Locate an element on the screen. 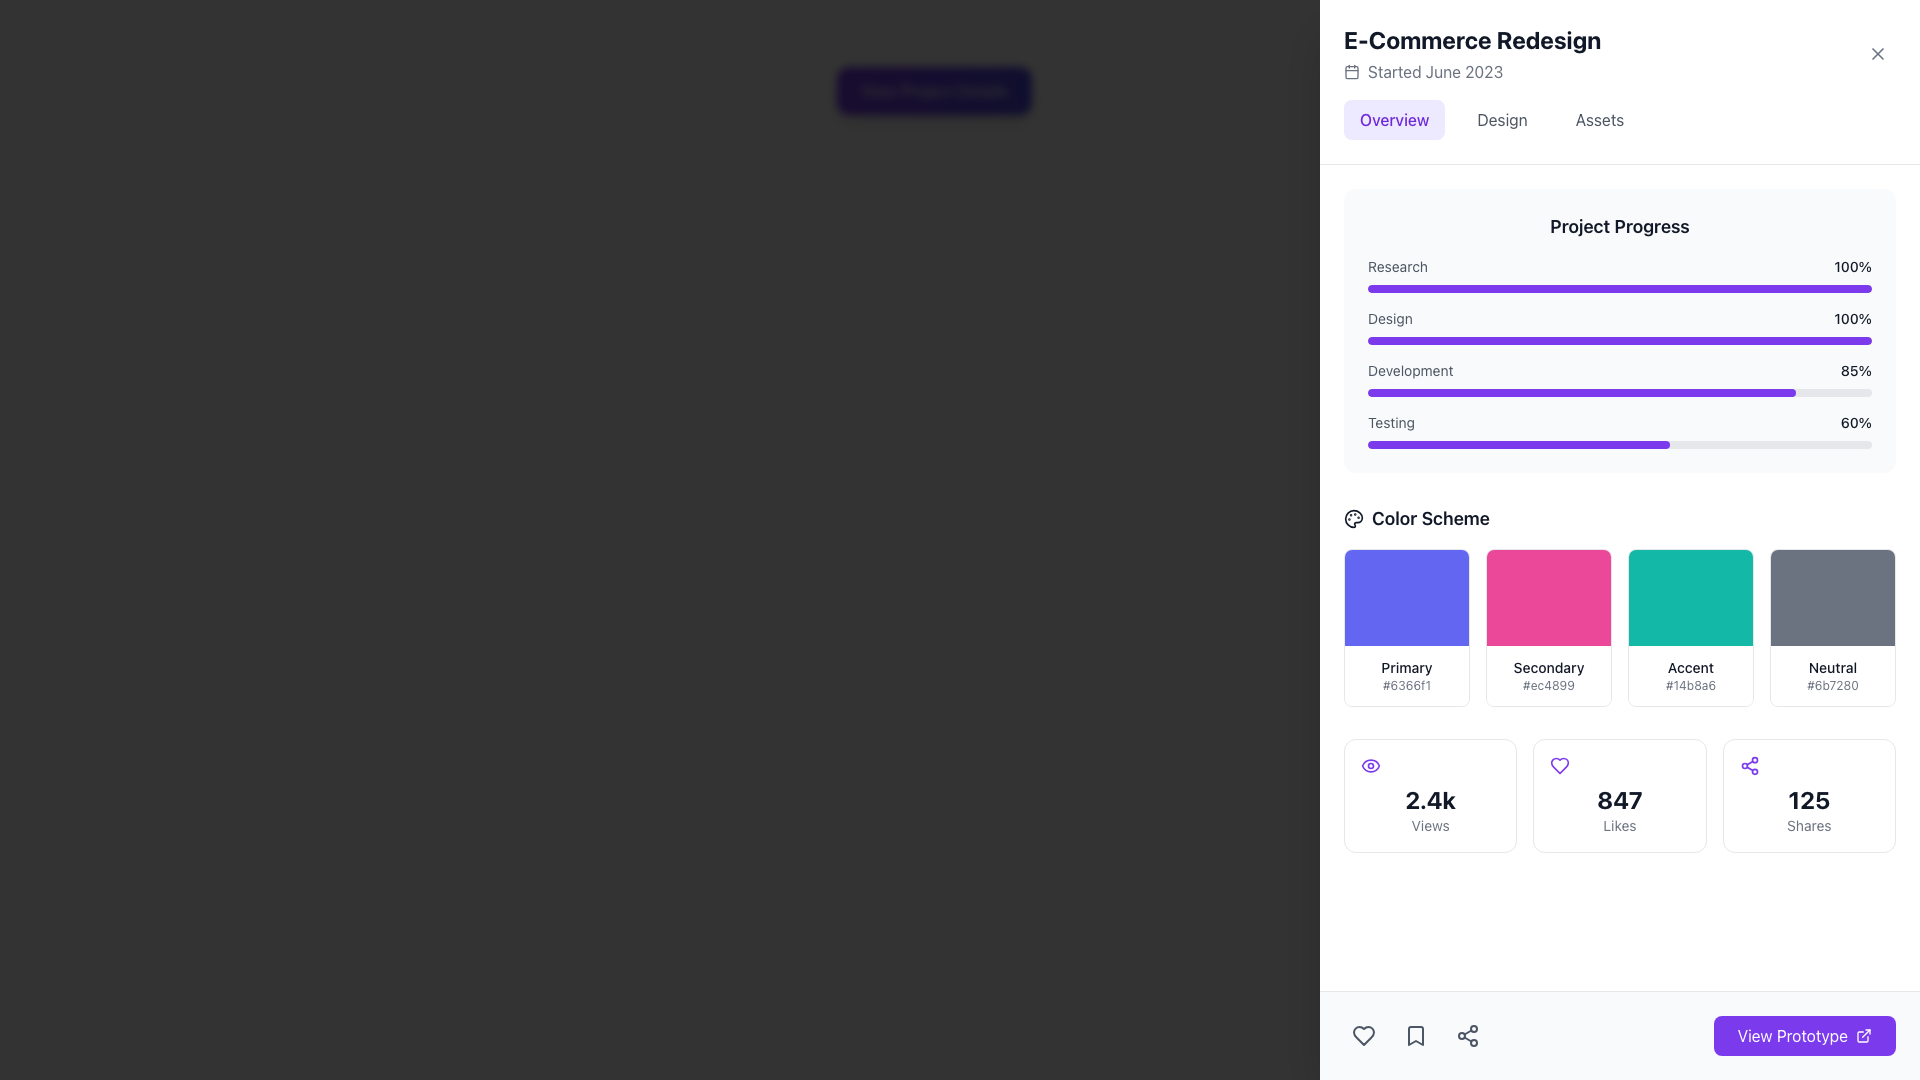  the share button located in the bottom toolbar towards the right side is located at coordinates (1468, 1035).